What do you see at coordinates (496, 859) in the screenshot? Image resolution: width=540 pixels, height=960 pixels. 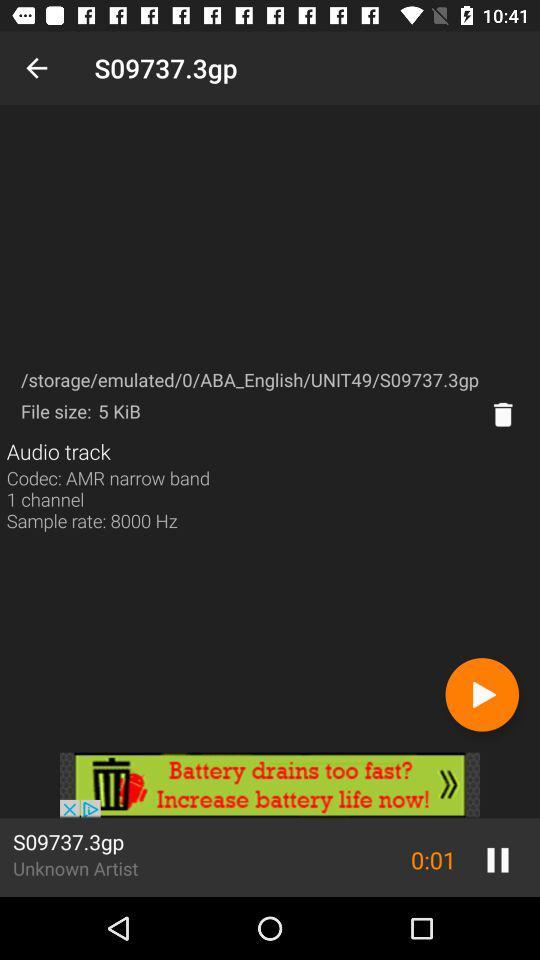 I see `the pause icon` at bounding box center [496, 859].